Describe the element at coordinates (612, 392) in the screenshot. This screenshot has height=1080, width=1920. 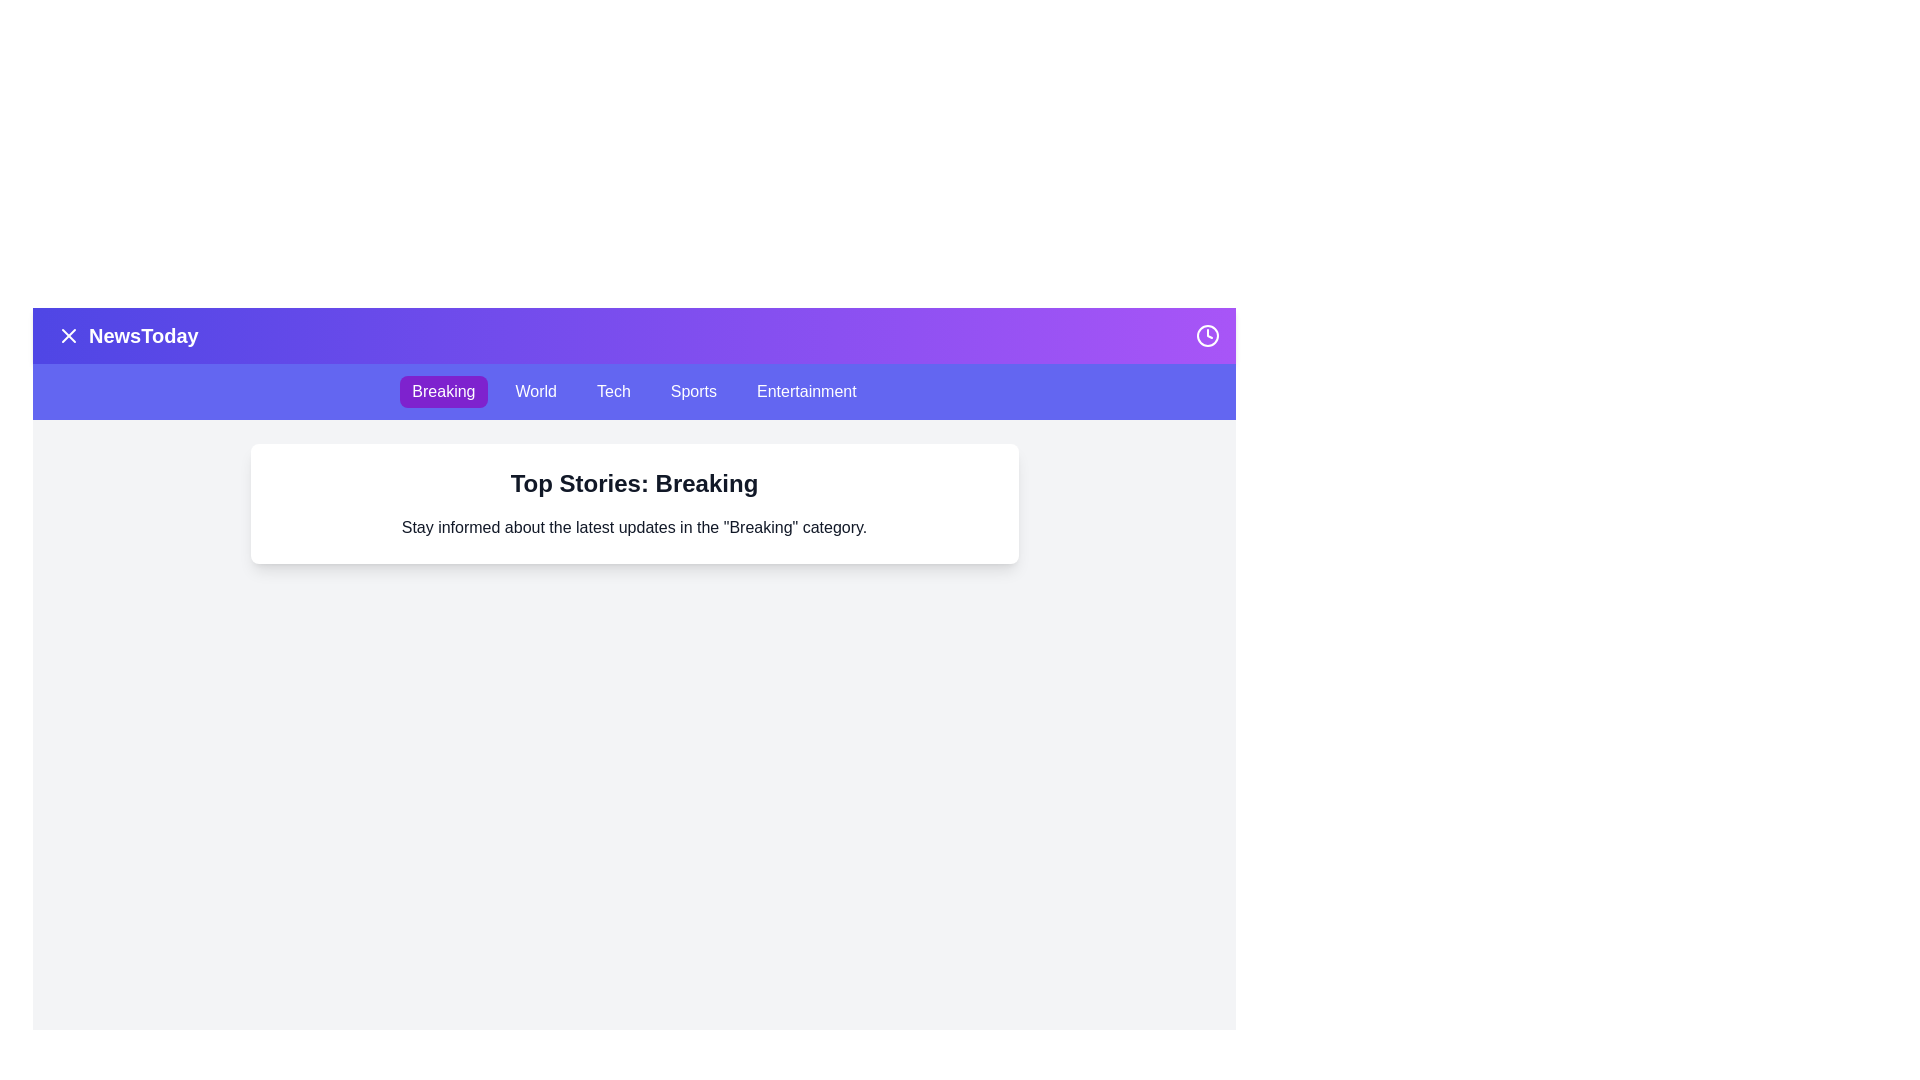
I see `the category Tech from the navigation bar` at that location.